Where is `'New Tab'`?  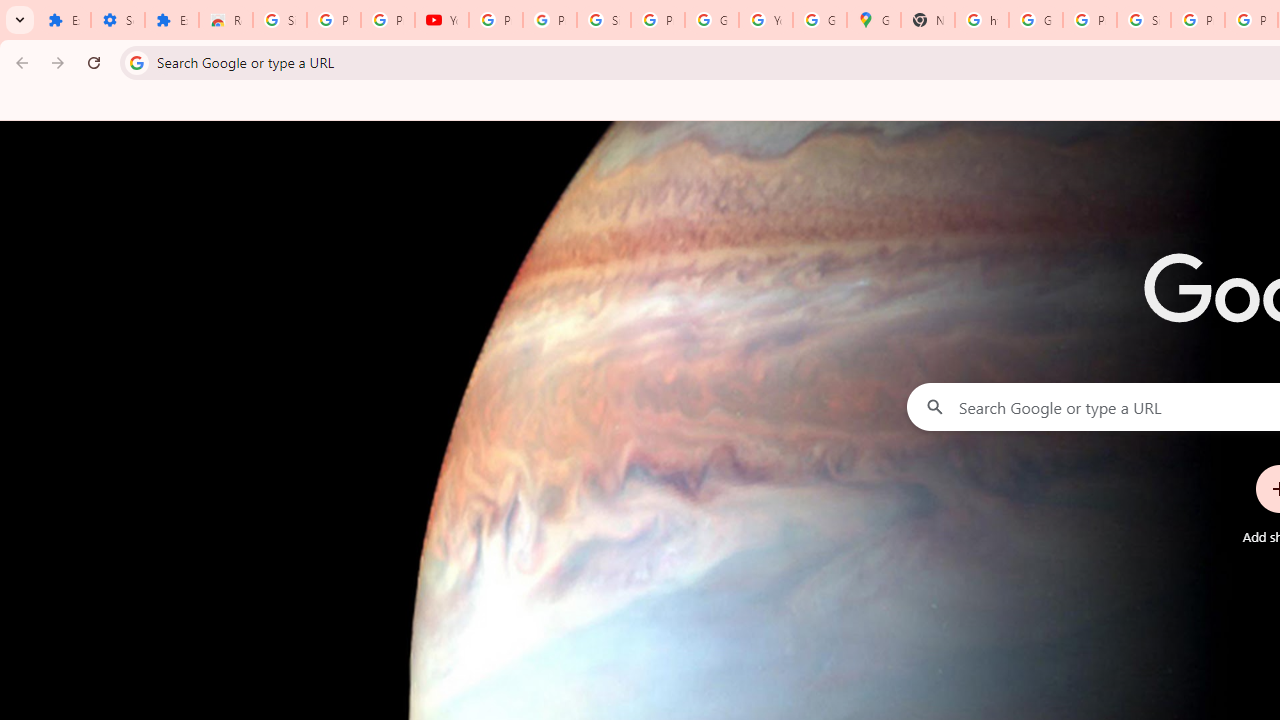
'New Tab' is located at coordinates (927, 20).